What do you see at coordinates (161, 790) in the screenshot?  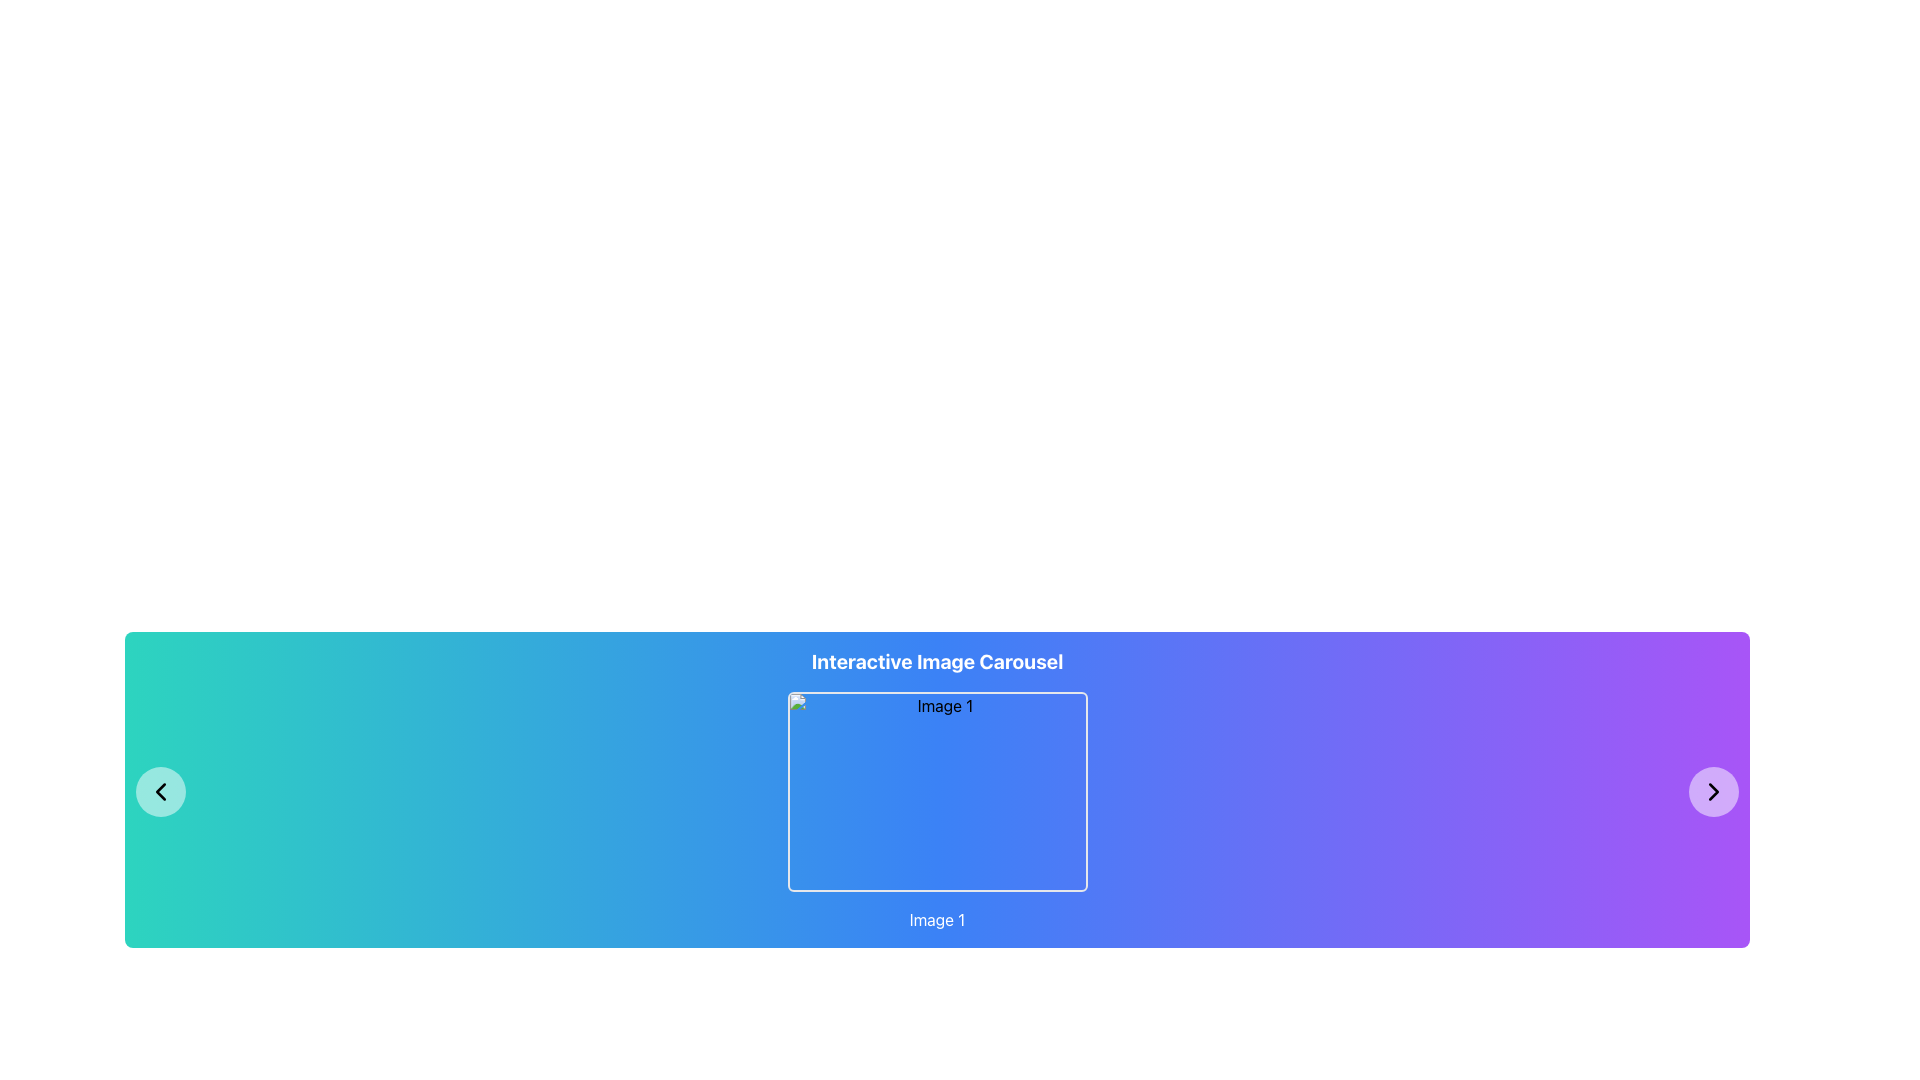 I see `the circular icon button on the left edge of the carousel` at bounding box center [161, 790].